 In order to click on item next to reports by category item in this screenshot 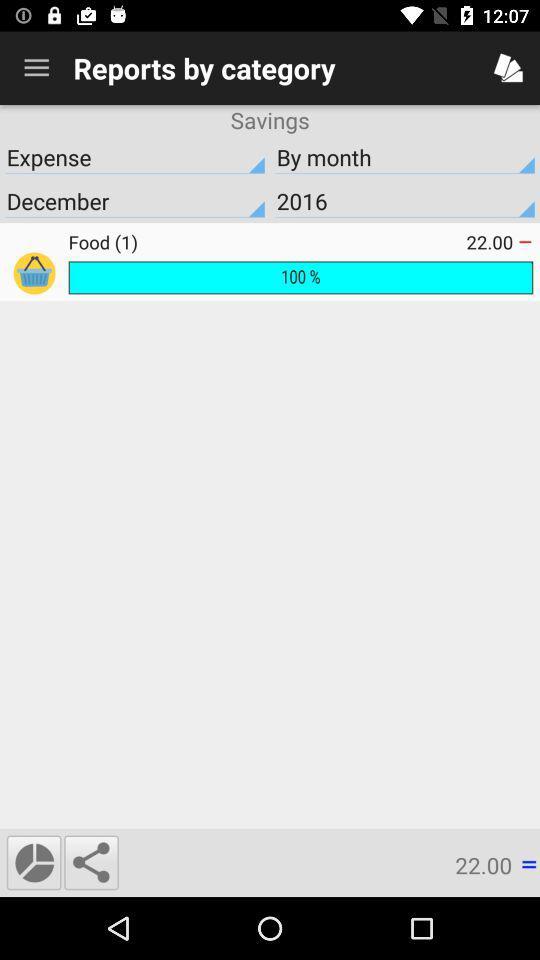, I will do `click(36, 68)`.